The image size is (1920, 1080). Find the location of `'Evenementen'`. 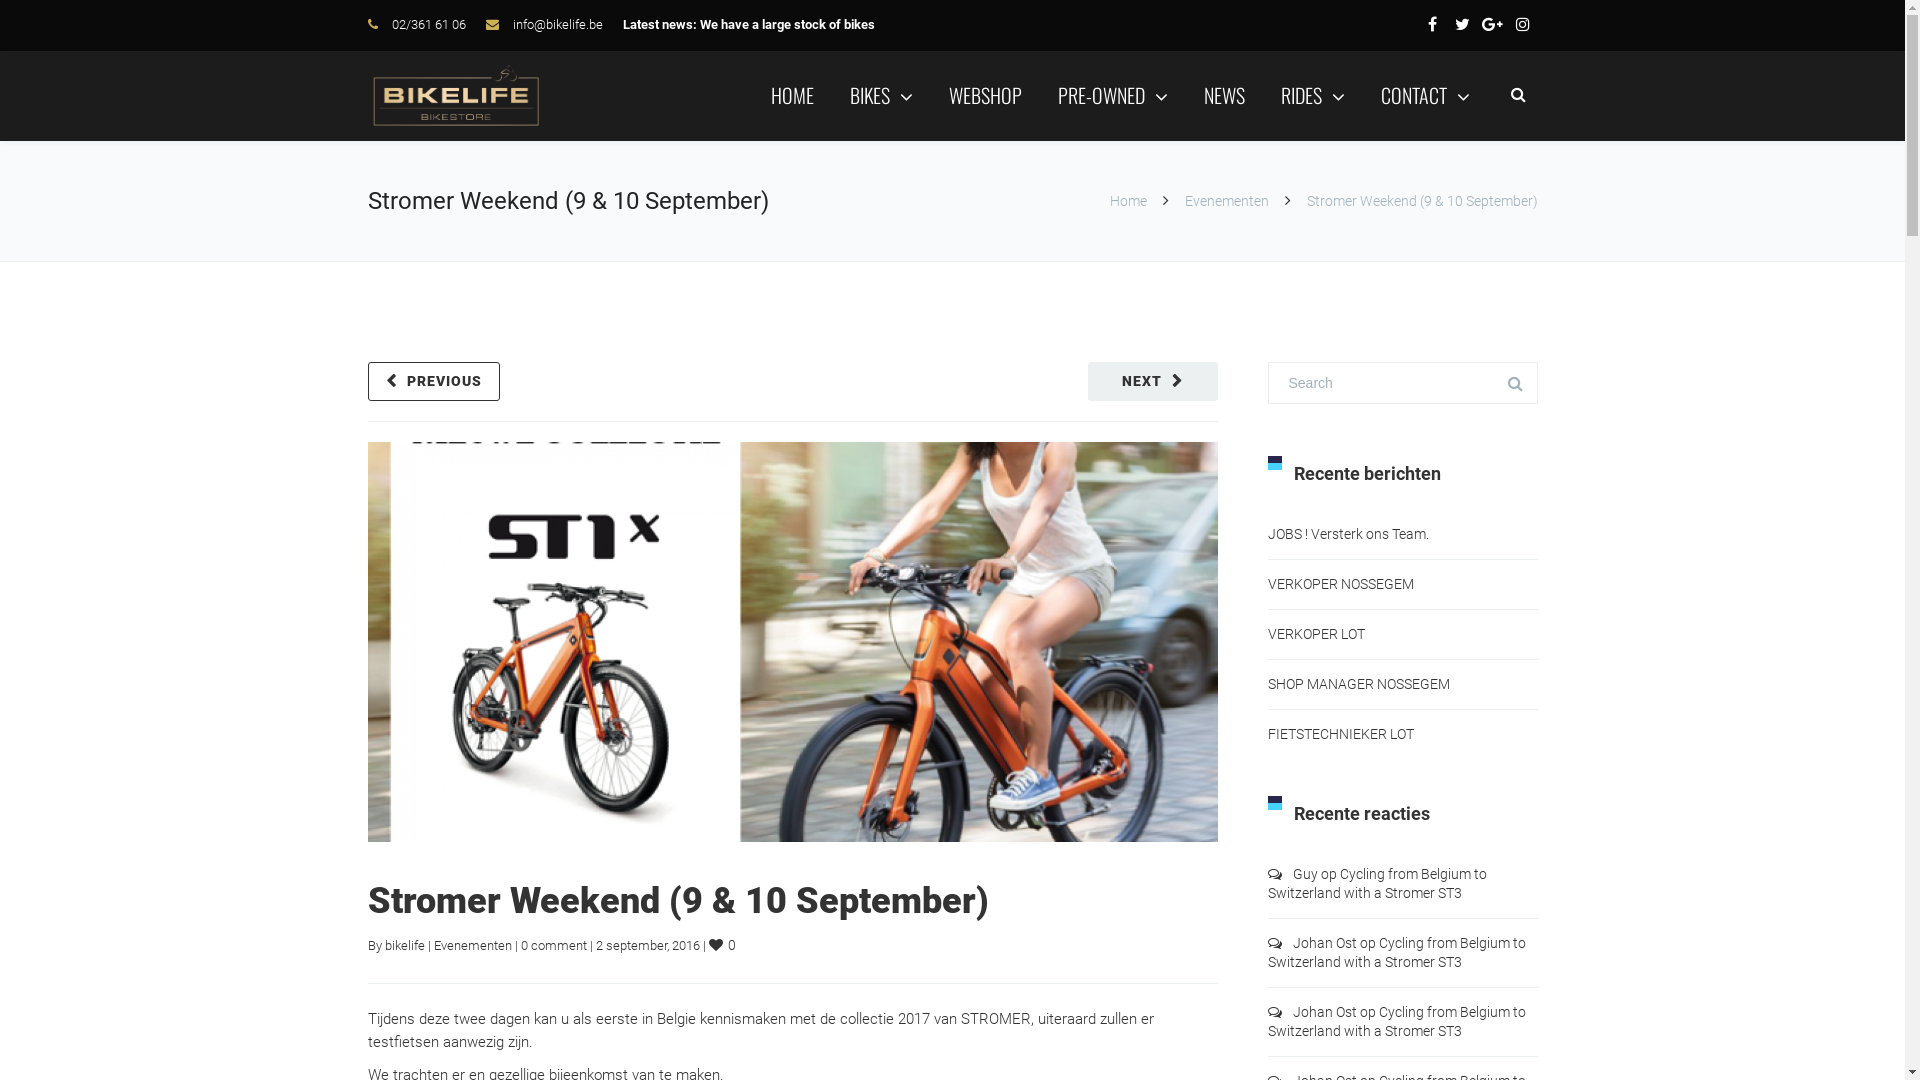

'Evenementen' is located at coordinates (1224, 200).